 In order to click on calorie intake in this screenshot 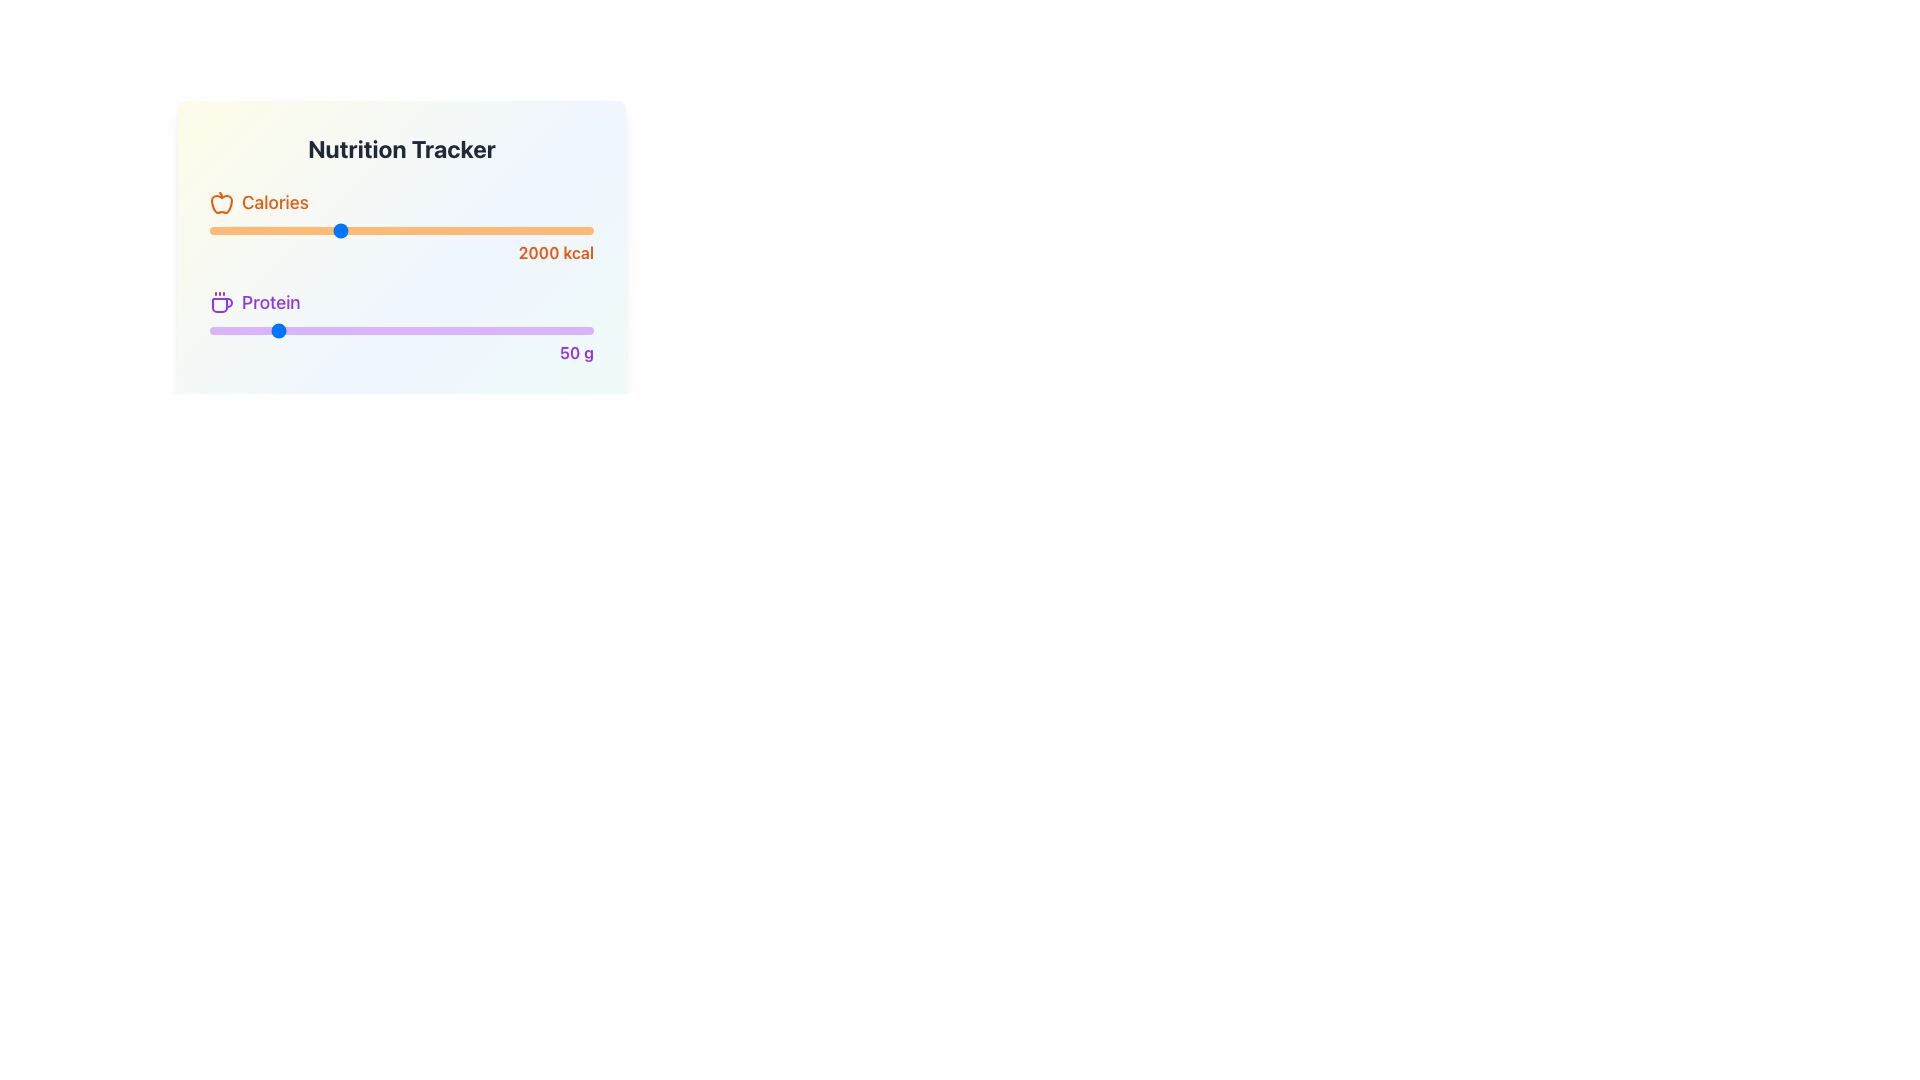, I will do `click(358, 226)`.